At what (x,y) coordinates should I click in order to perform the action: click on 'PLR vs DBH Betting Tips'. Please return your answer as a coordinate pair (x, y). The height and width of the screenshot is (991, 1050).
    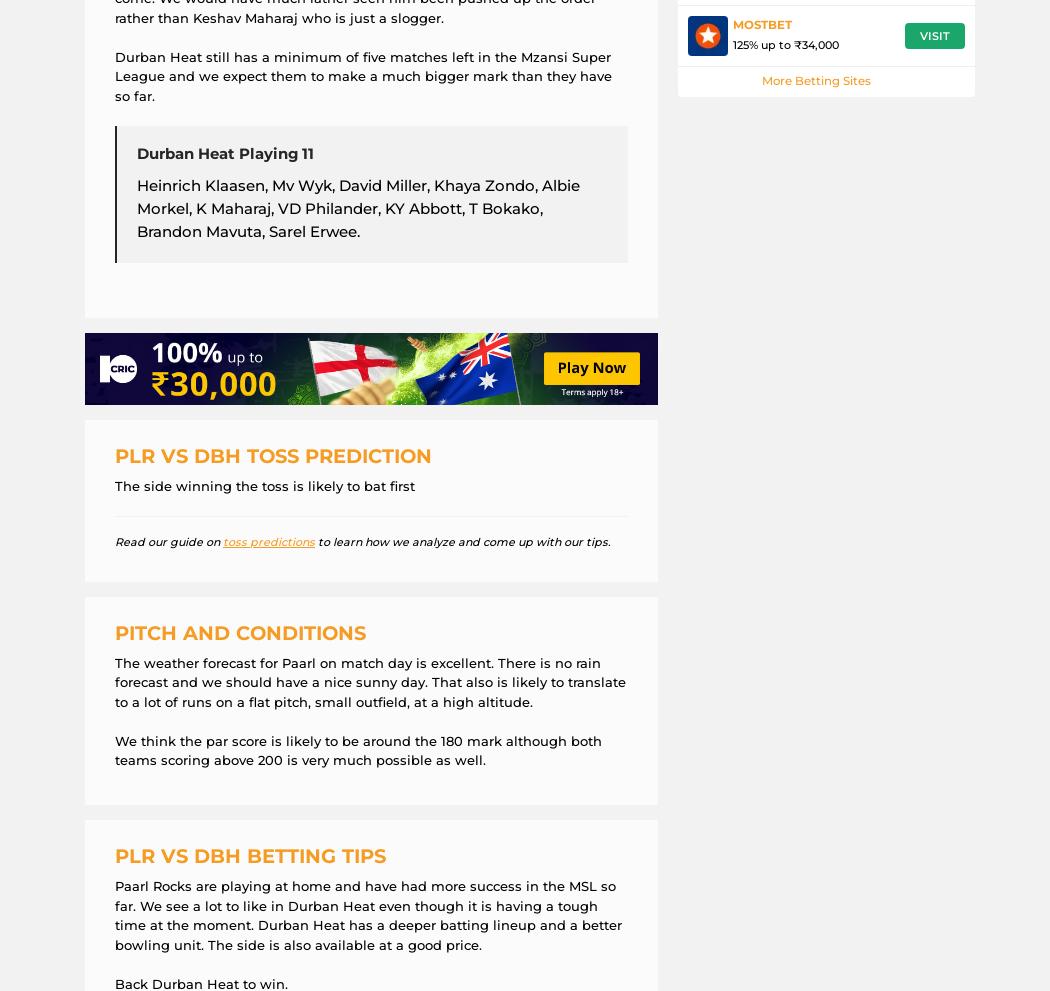
    Looking at the image, I should click on (250, 855).